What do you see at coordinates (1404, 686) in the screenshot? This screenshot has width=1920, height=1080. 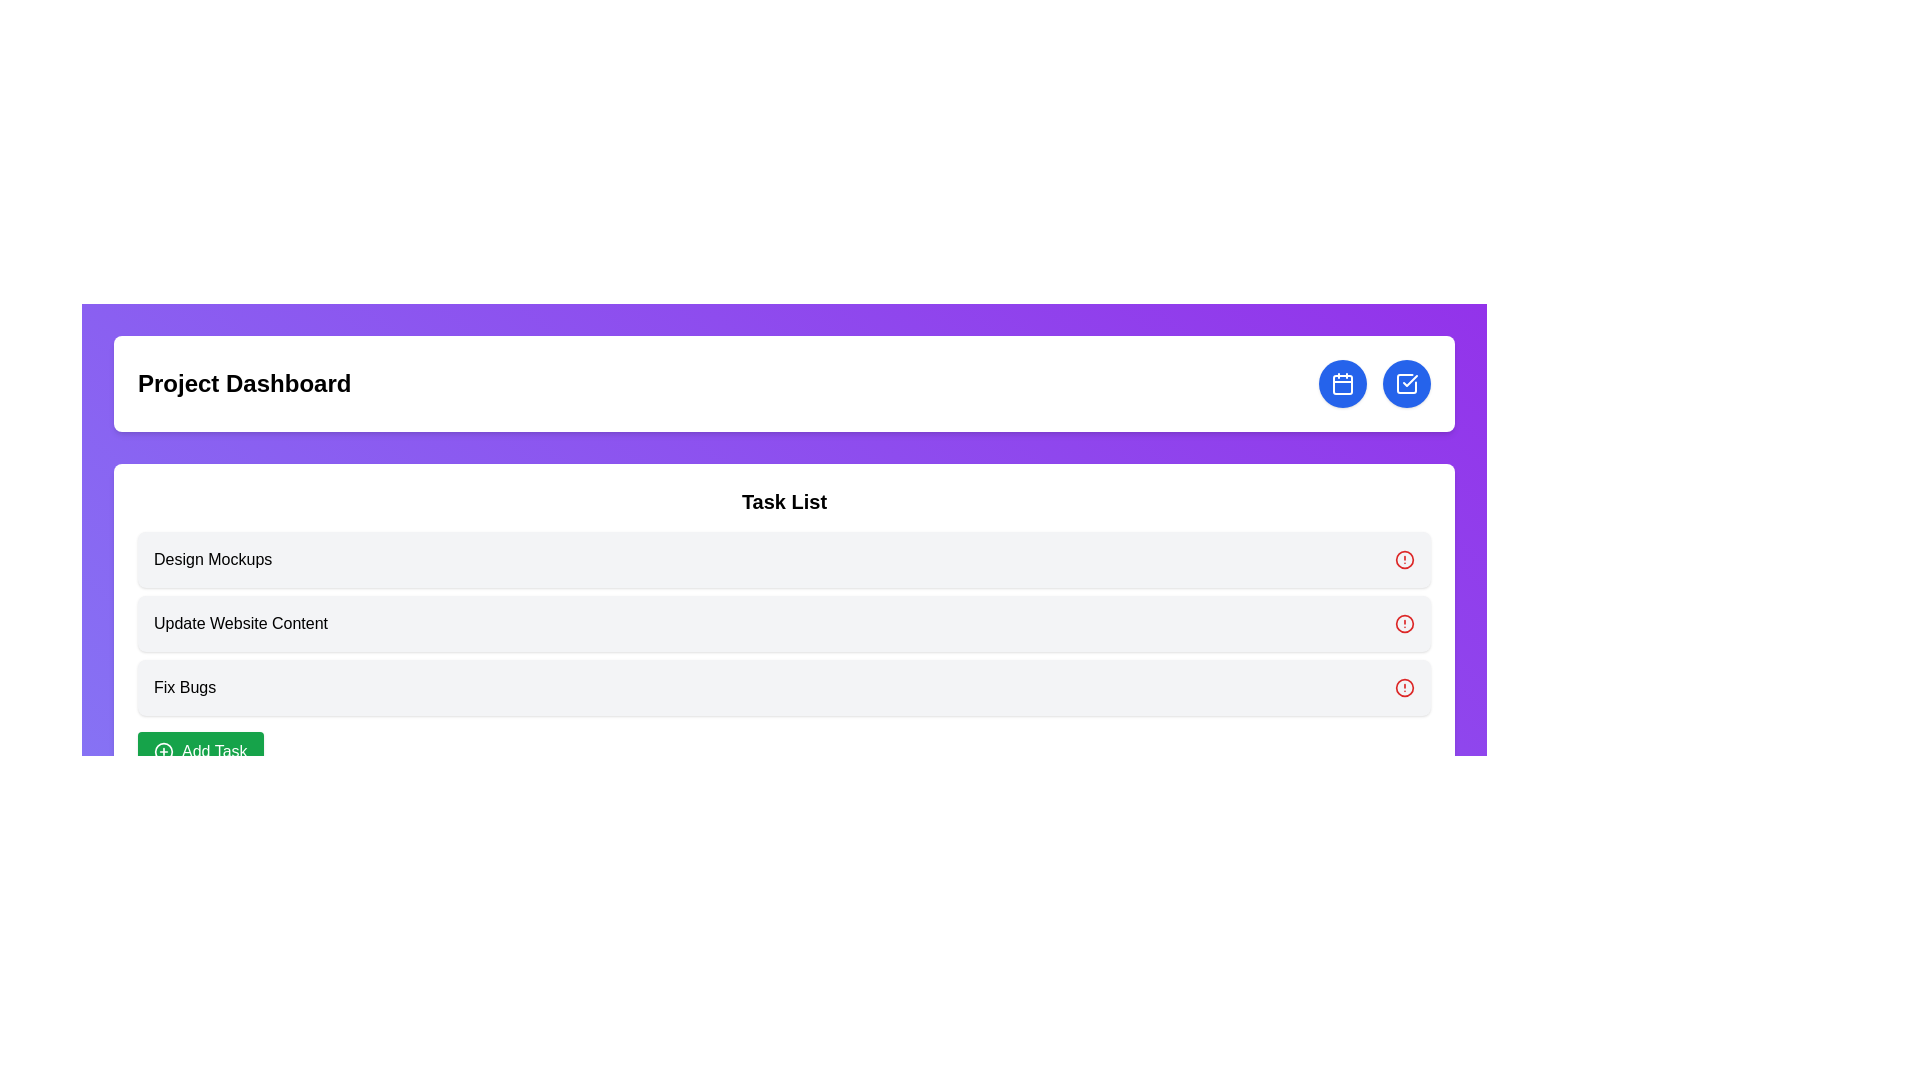 I see `the information alert icon located on the right-hand side of the 'Fix Bugs' task item` at bounding box center [1404, 686].